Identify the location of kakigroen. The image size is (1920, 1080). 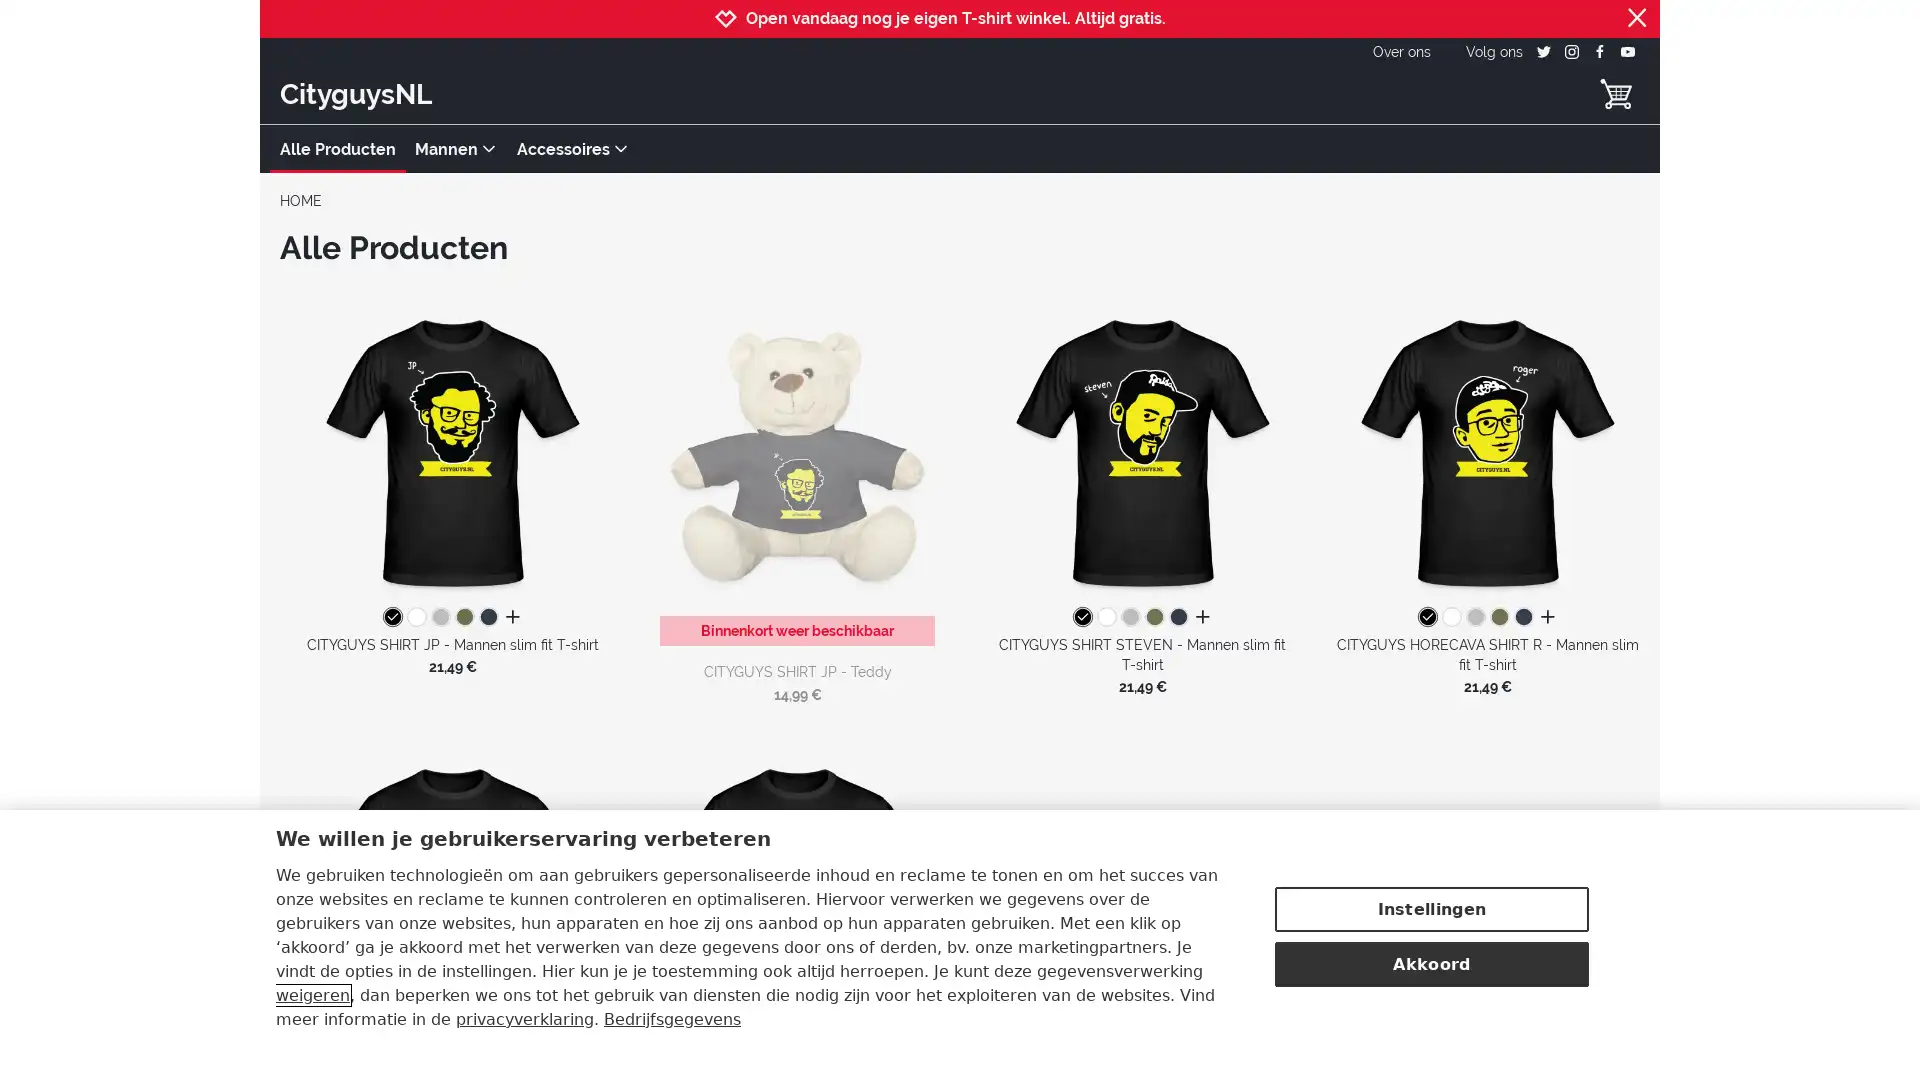
(463, 617).